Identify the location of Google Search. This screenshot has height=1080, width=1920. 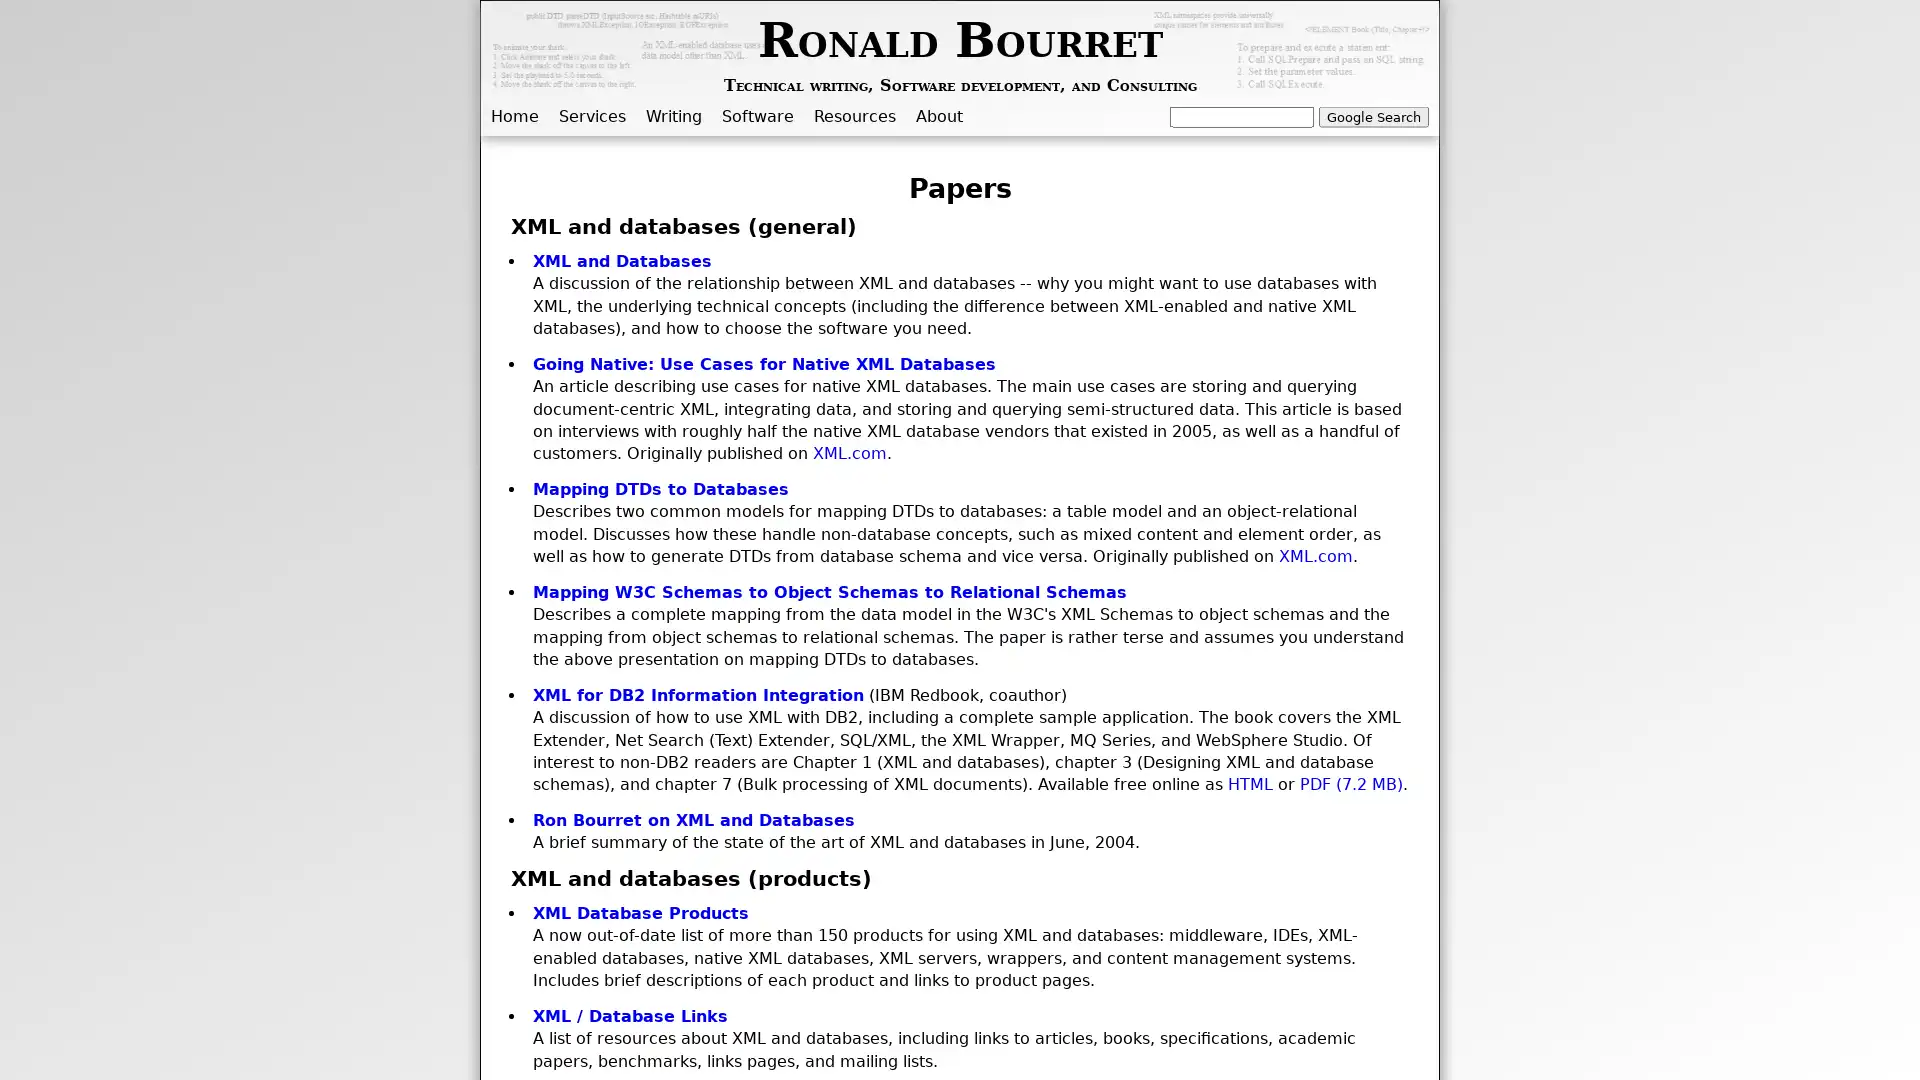
(1372, 116).